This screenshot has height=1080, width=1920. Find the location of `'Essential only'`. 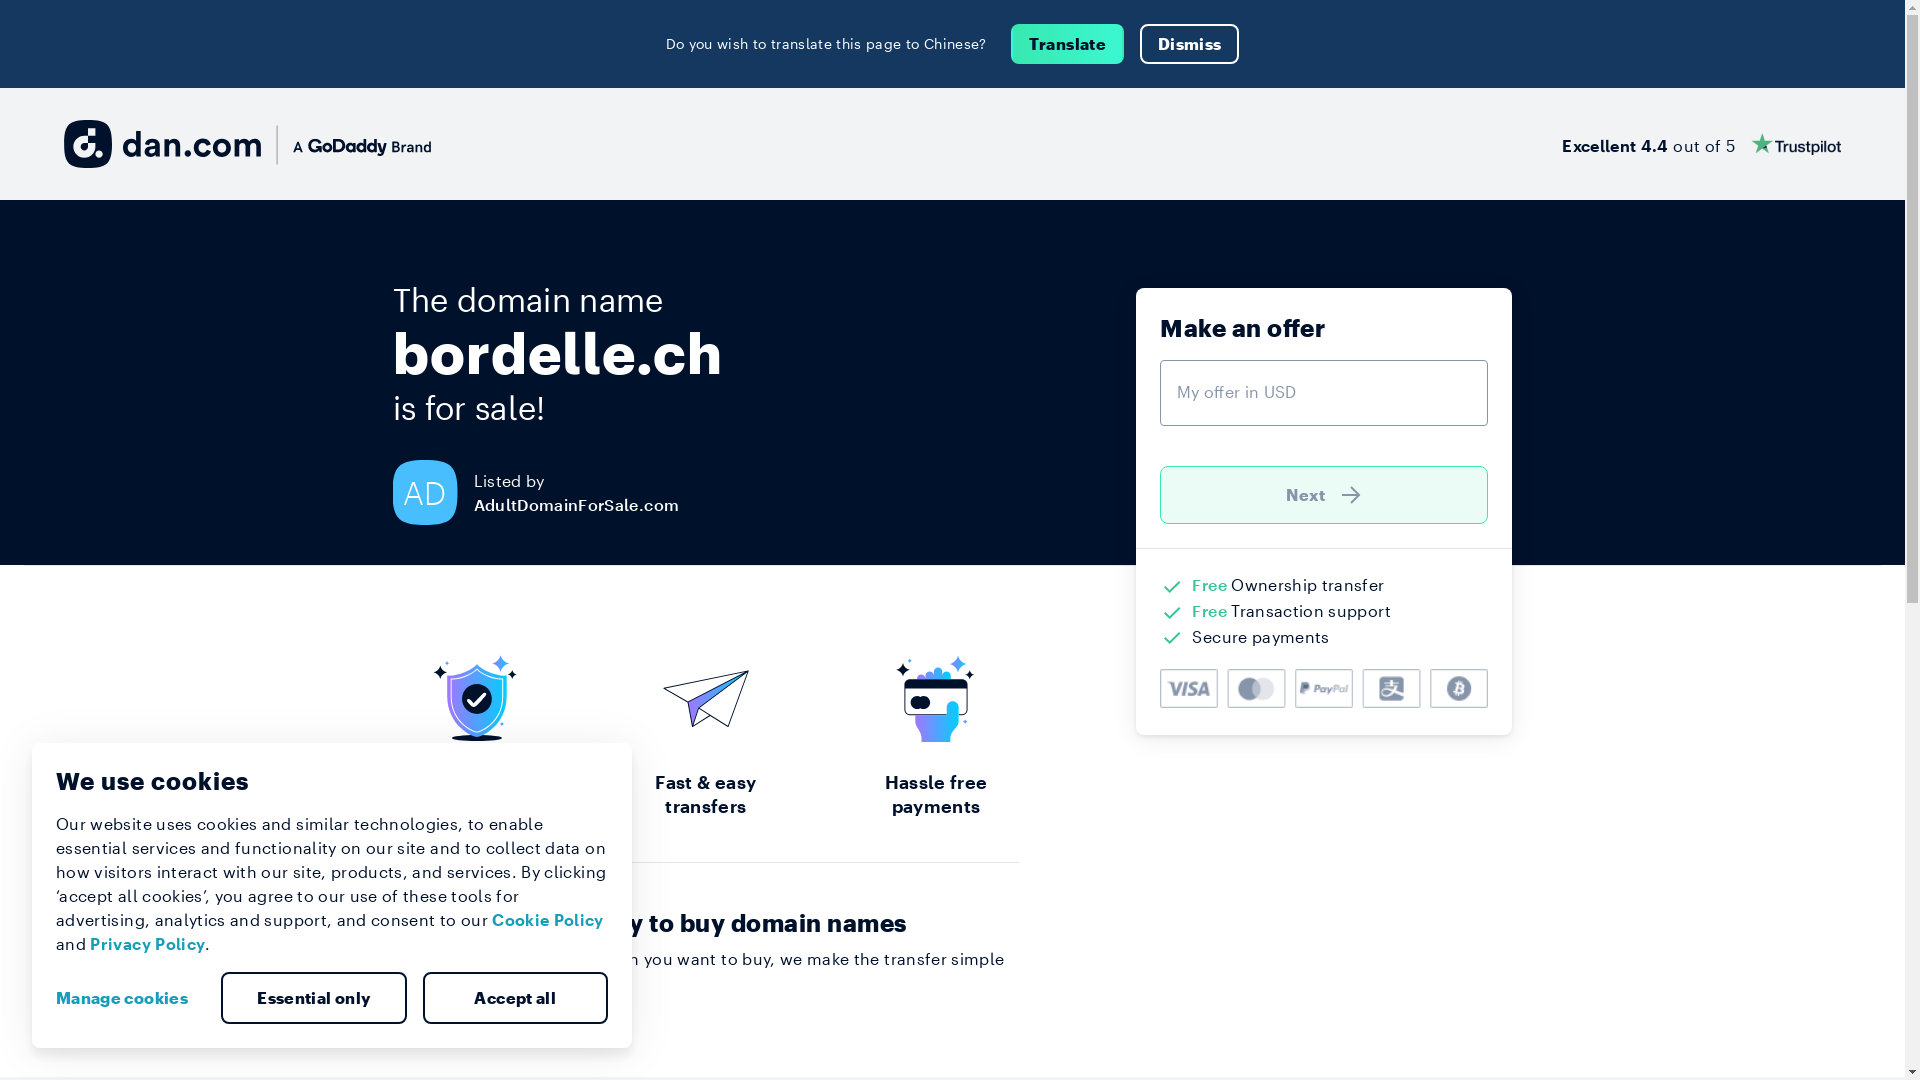

'Essential only' is located at coordinates (220, 998).